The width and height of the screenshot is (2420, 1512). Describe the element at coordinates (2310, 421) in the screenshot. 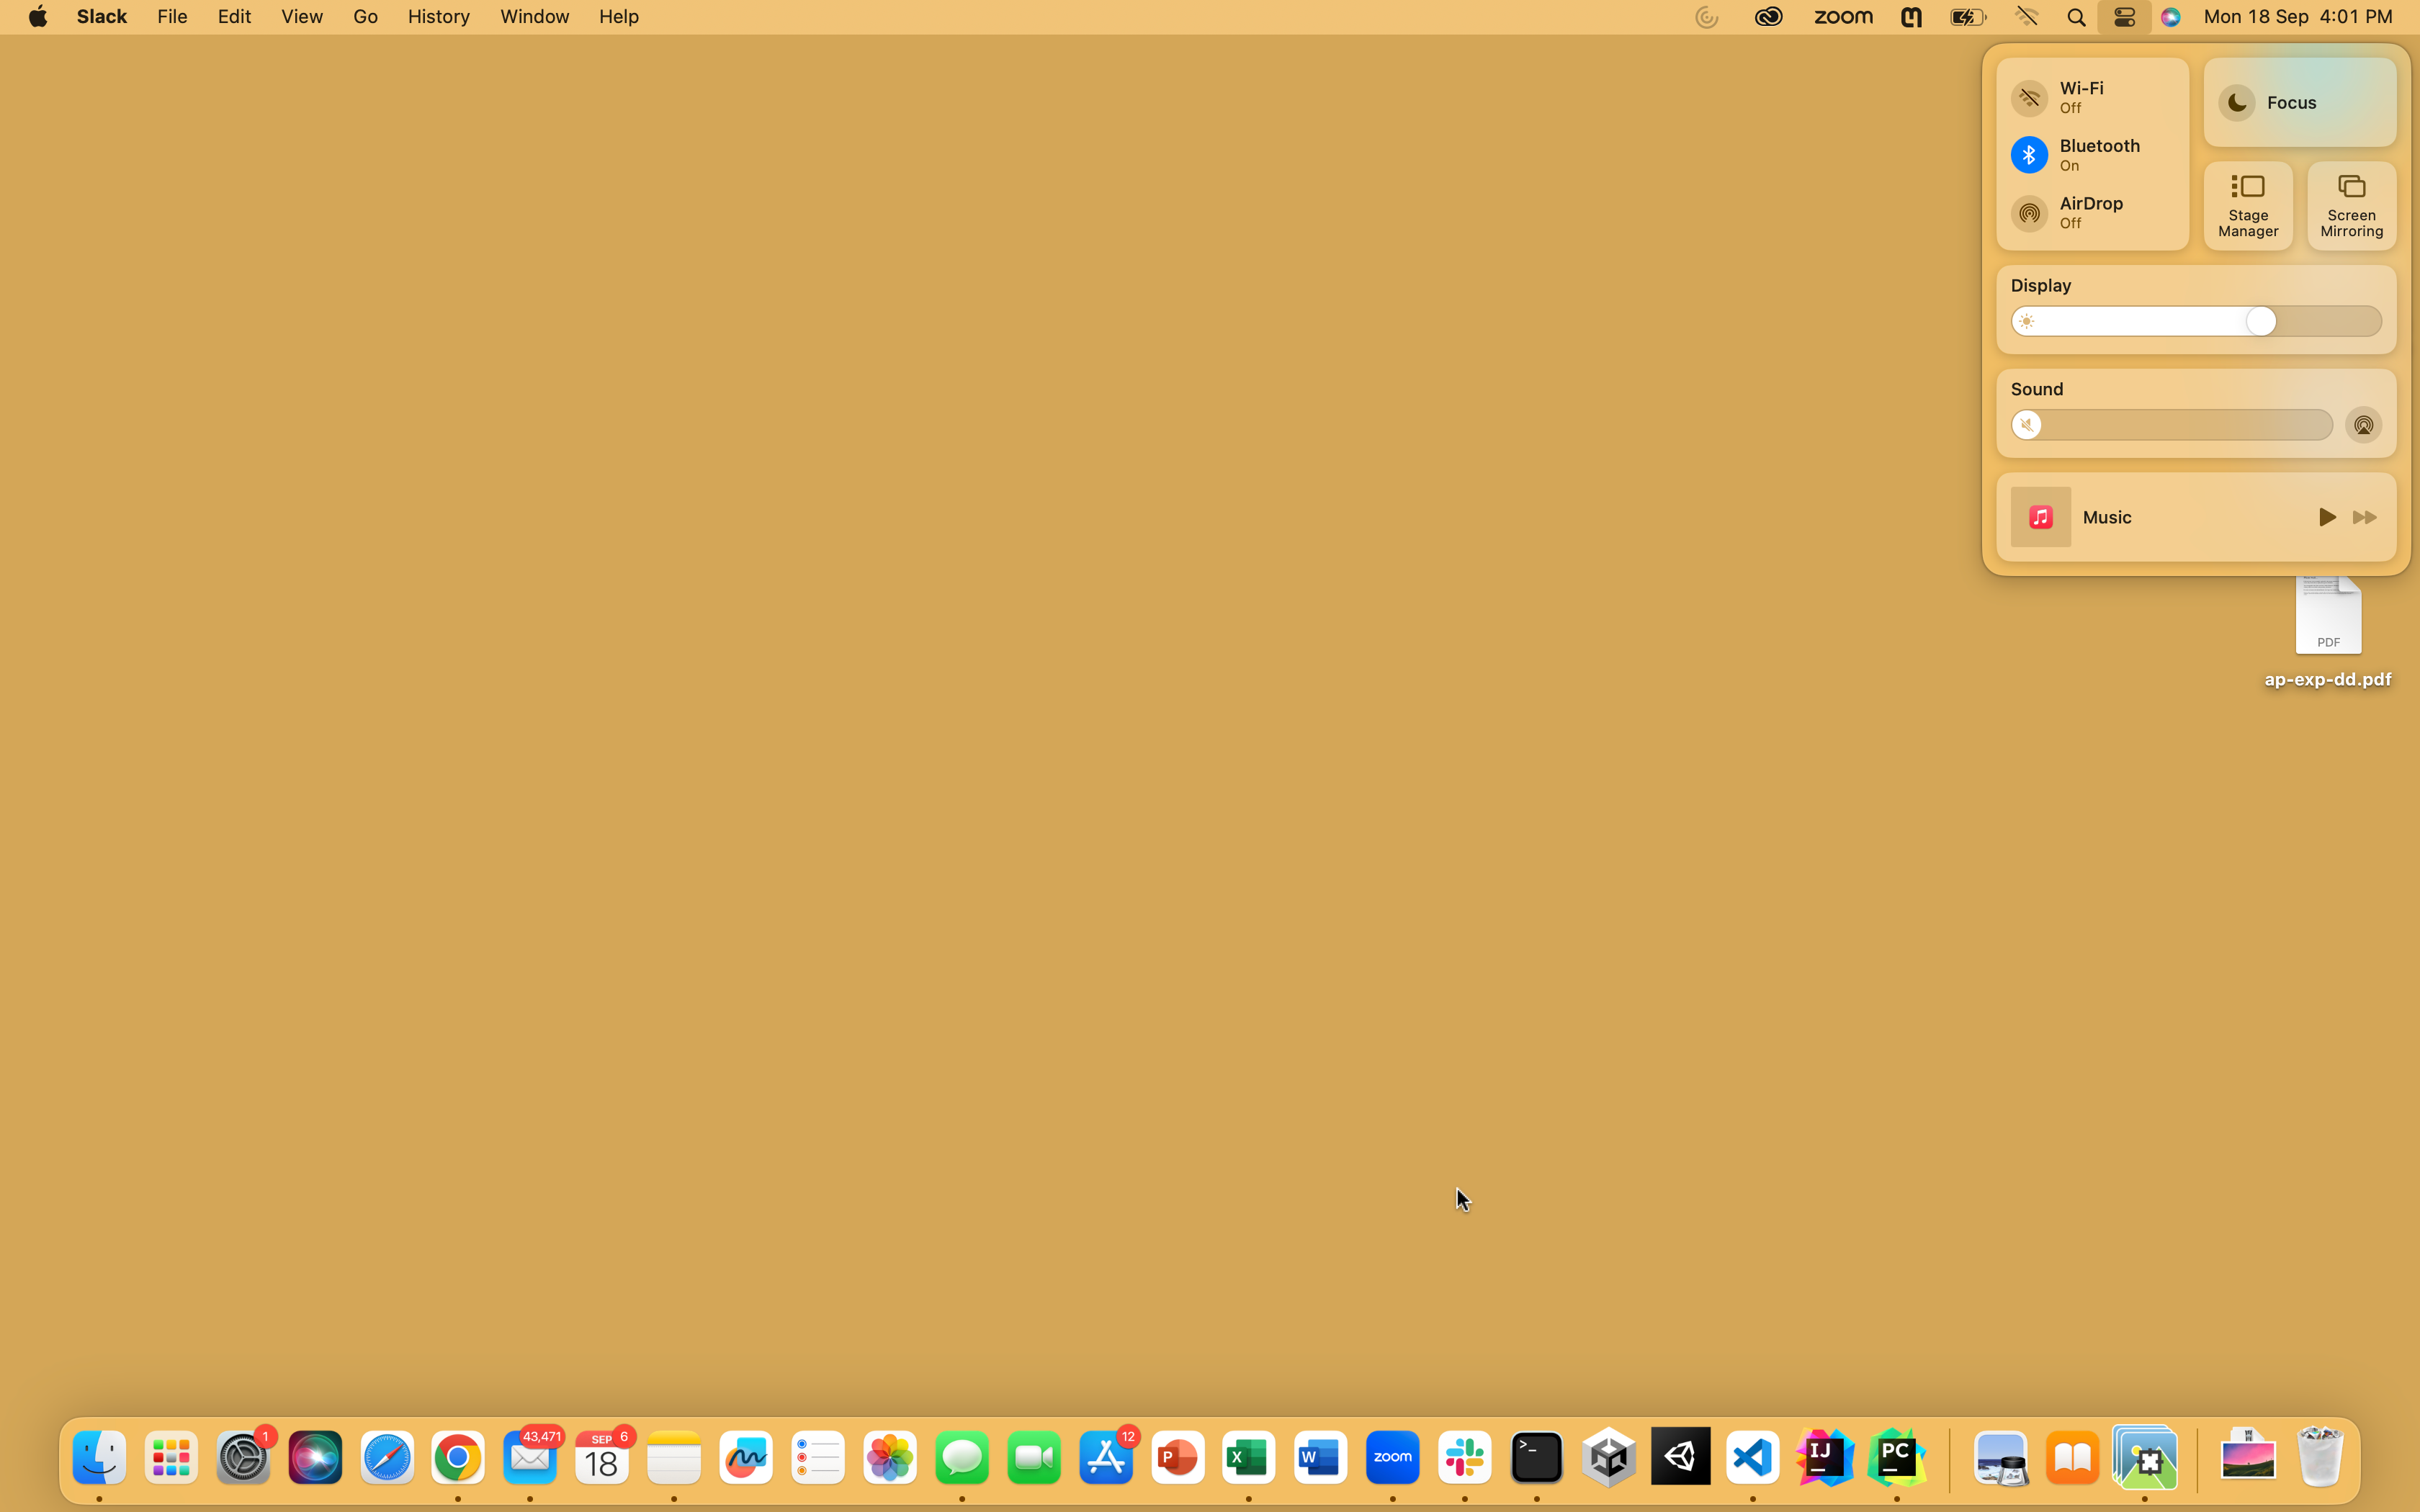

I see `the audio level to the maximum possible` at that location.